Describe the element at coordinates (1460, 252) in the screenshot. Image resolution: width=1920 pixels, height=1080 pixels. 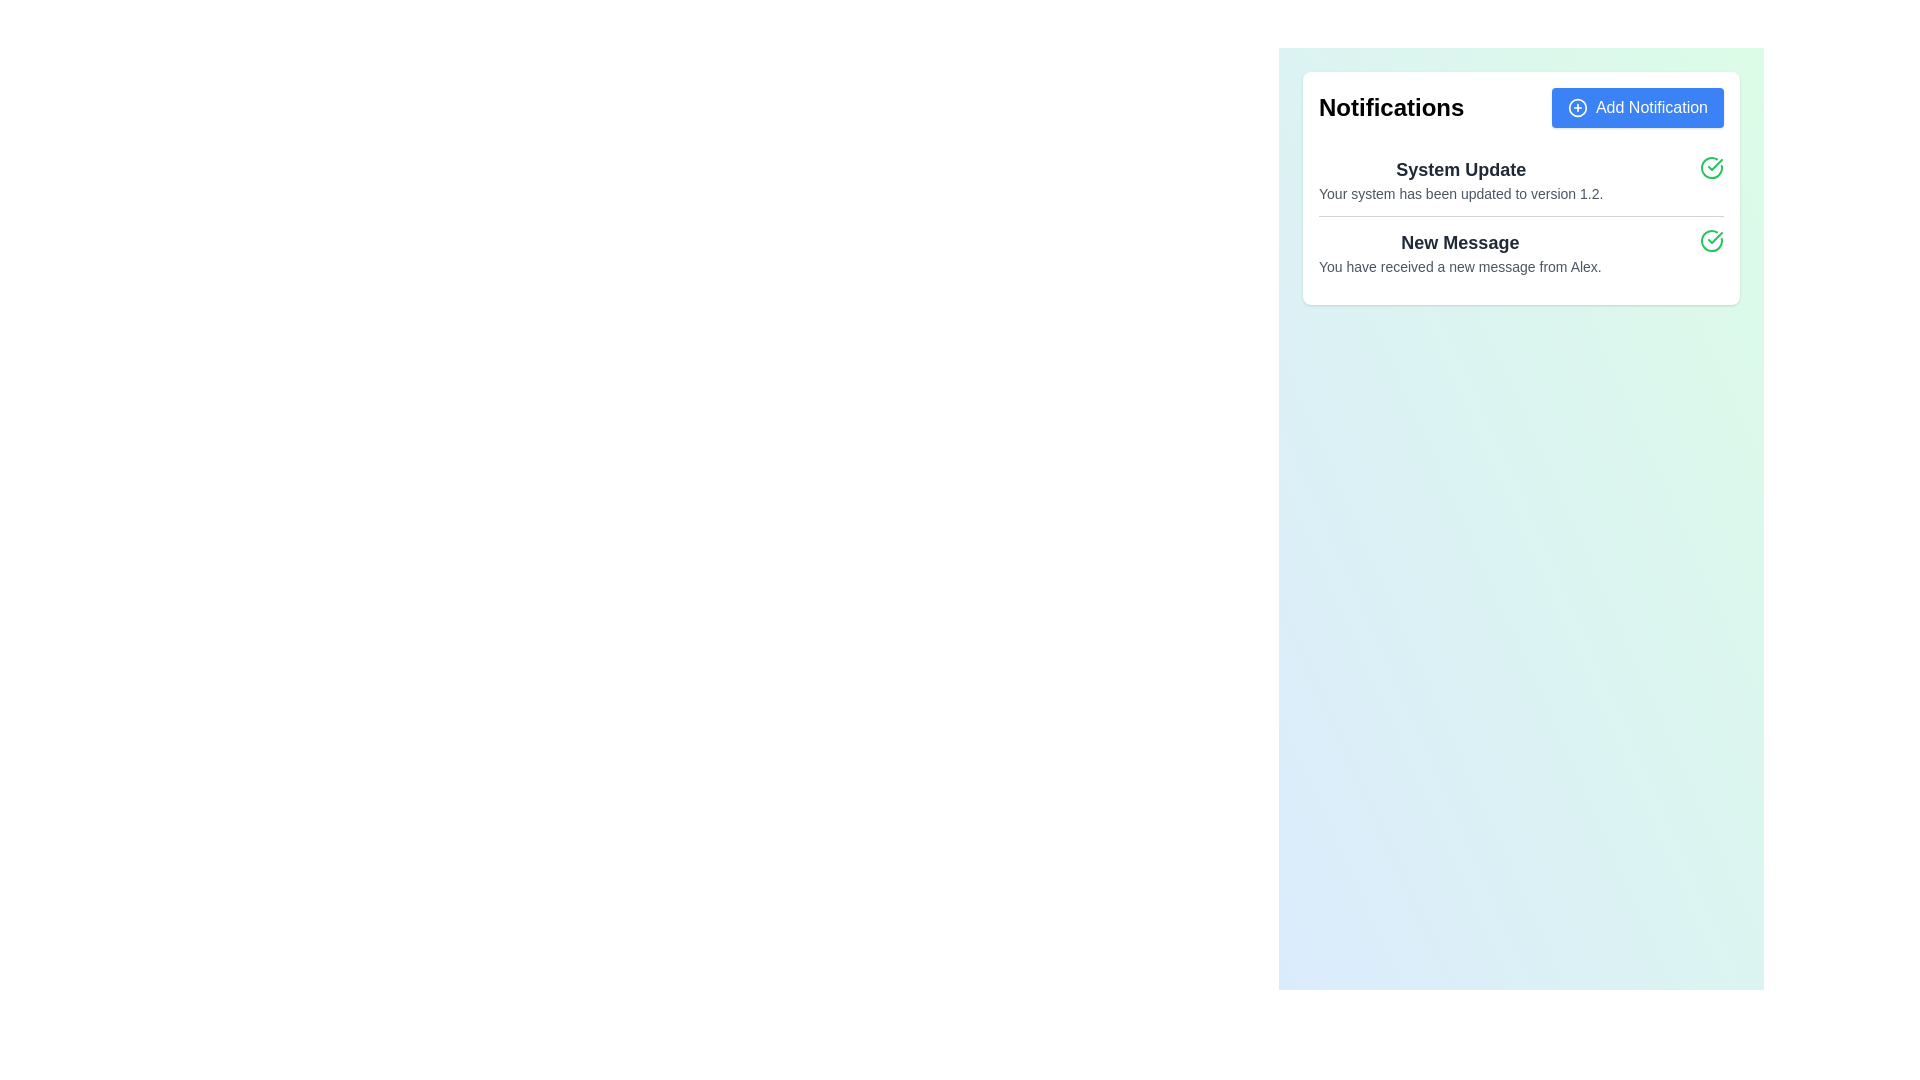
I see `the Informational Text Block displaying the notification message 'New Message' with the details 'You have received a new message from Alex.'` at that location.